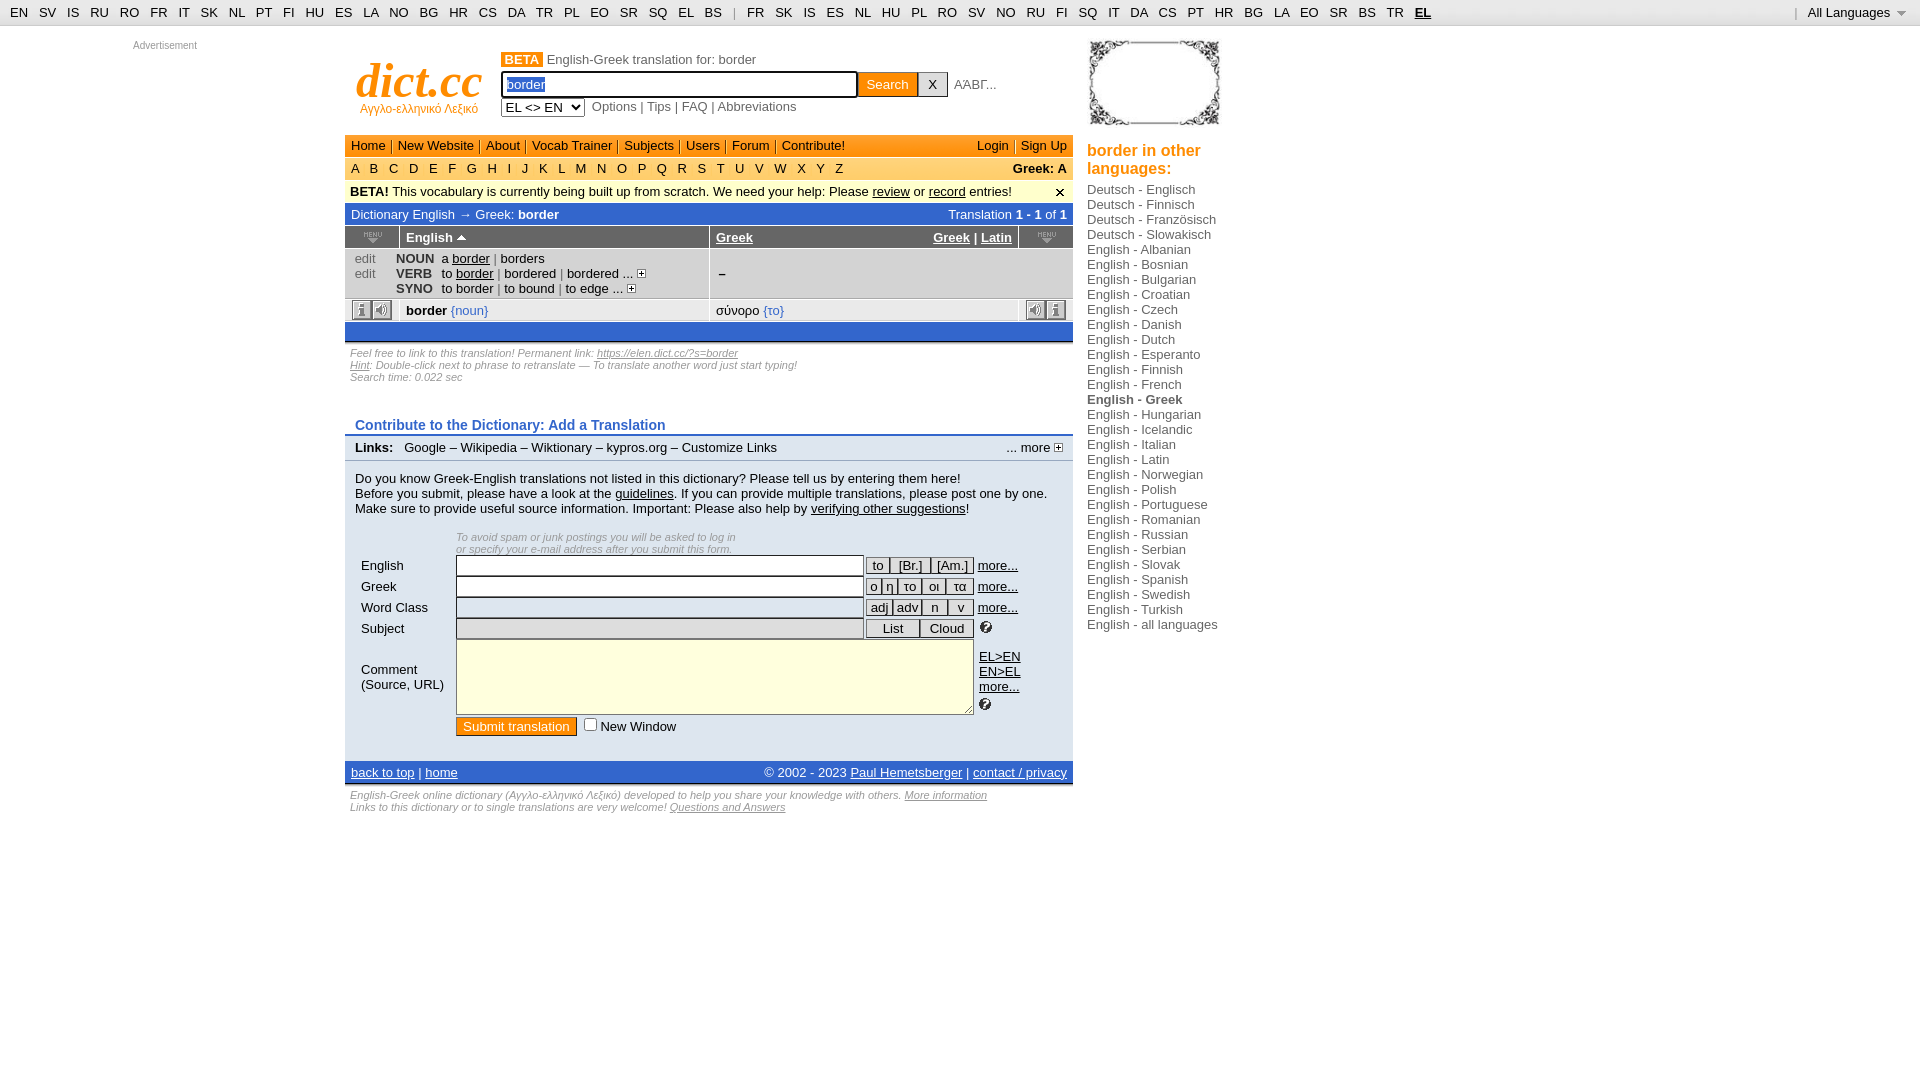 This screenshot has height=1080, width=1920. I want to click on 'verifying other suggestions', so click(887, 507).